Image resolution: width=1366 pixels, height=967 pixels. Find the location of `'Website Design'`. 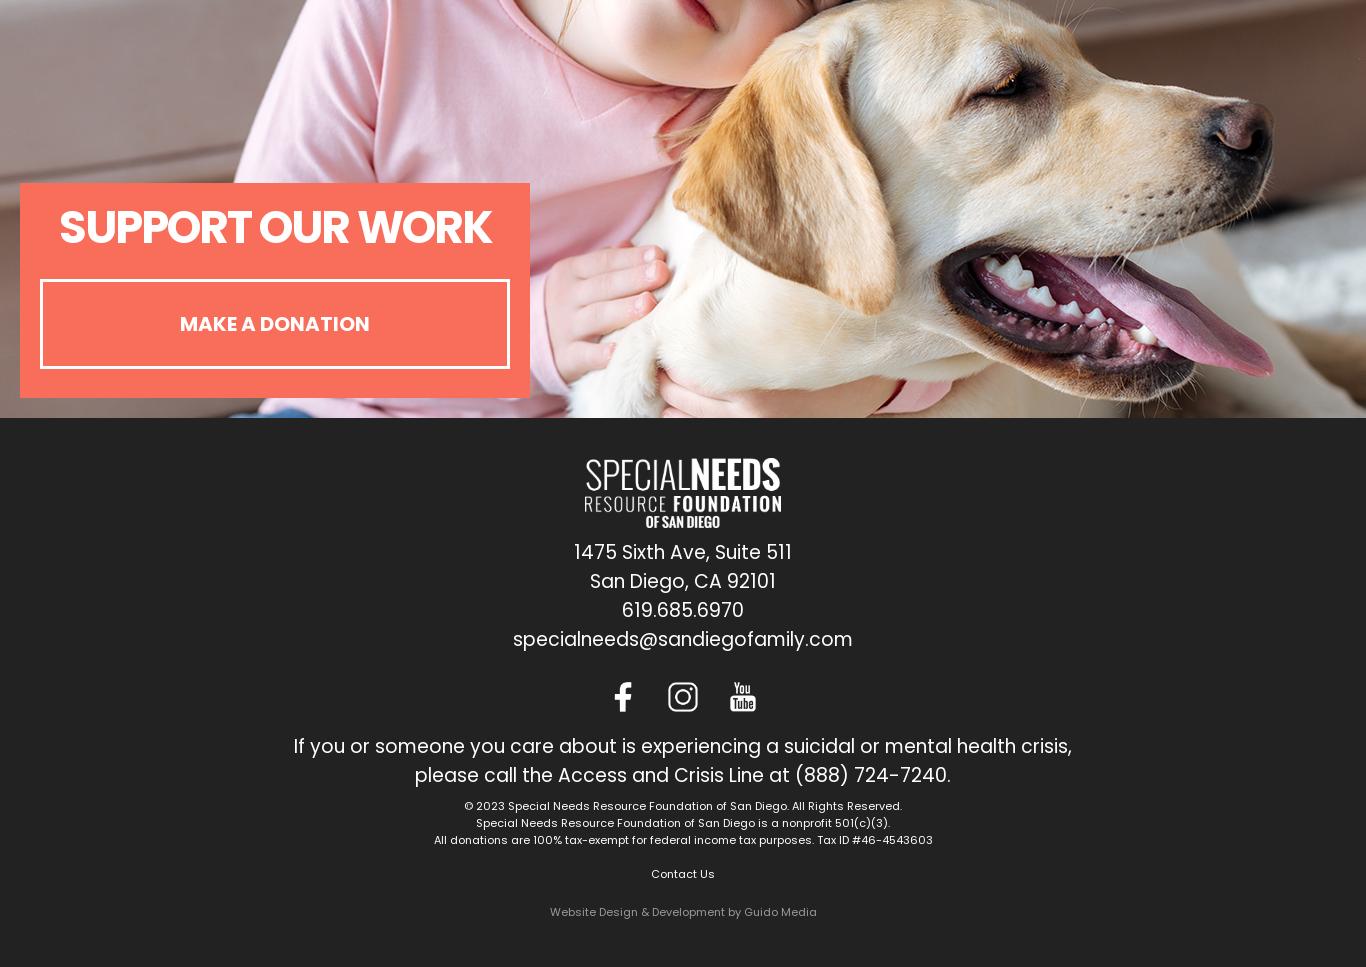

'Website Design' is located at coordinates (591, 911).